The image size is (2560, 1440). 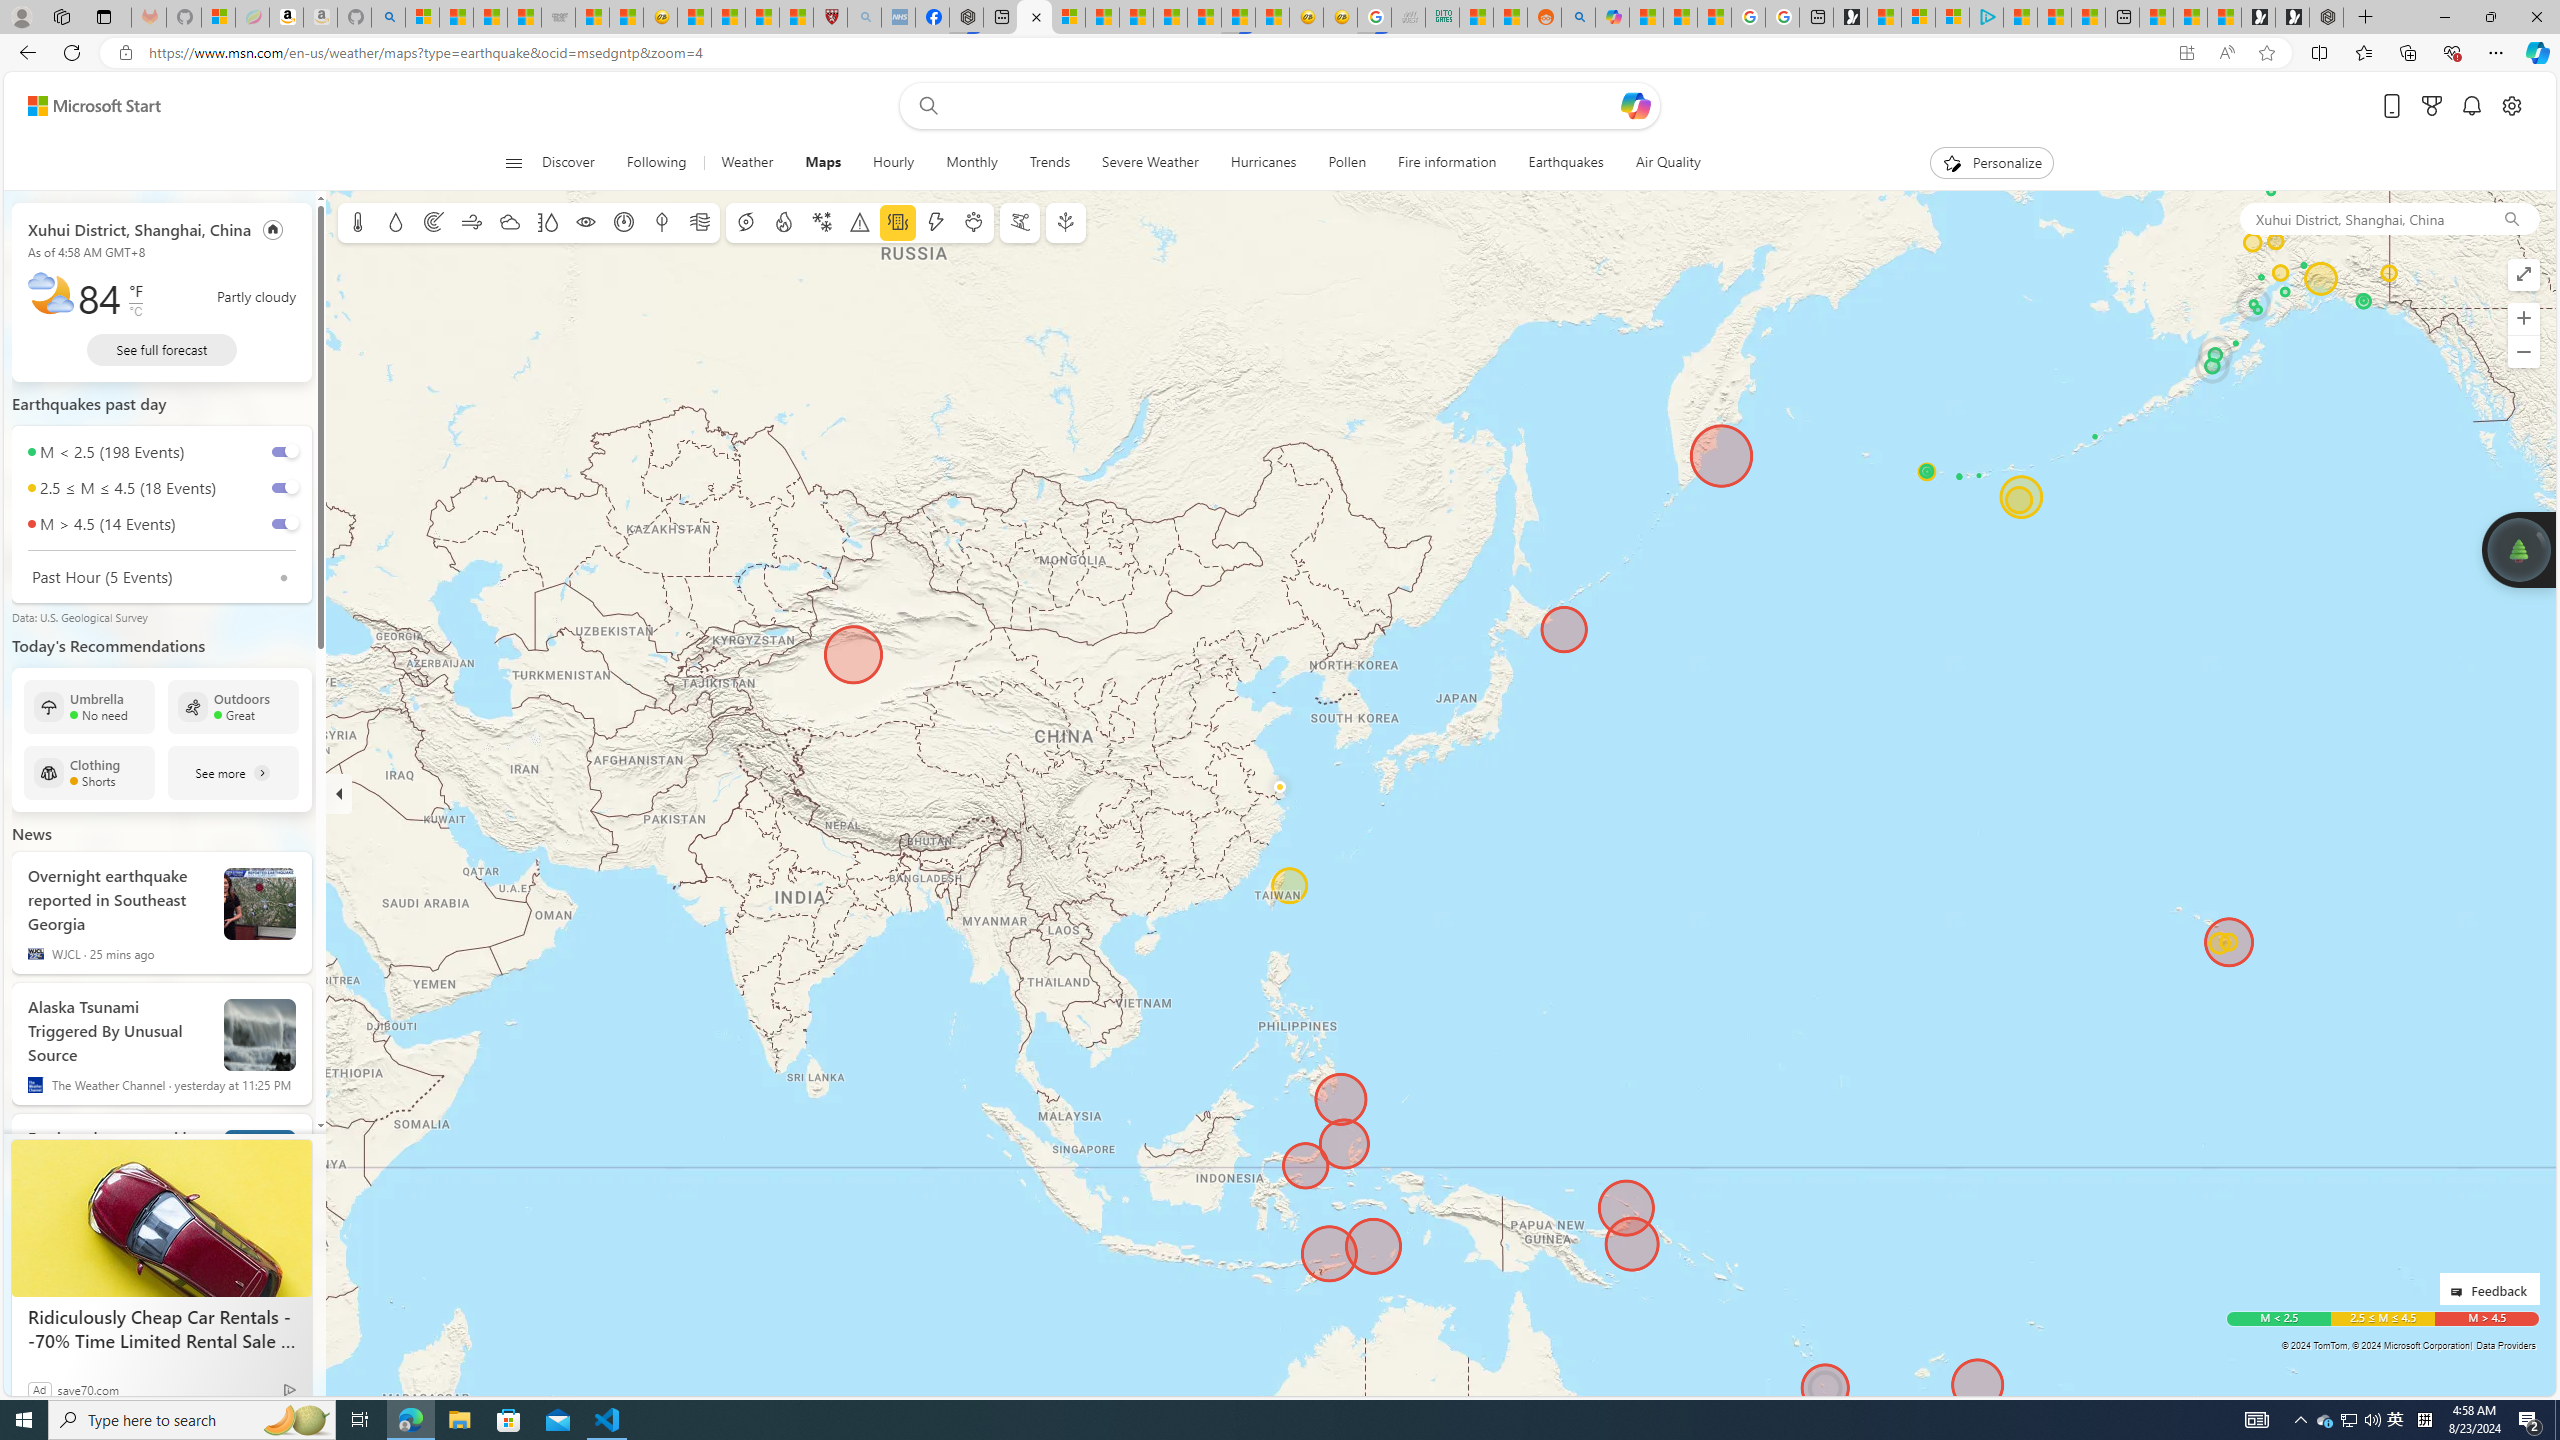 I want to click on 'Navy Quest', so click(x=1407, y=16).